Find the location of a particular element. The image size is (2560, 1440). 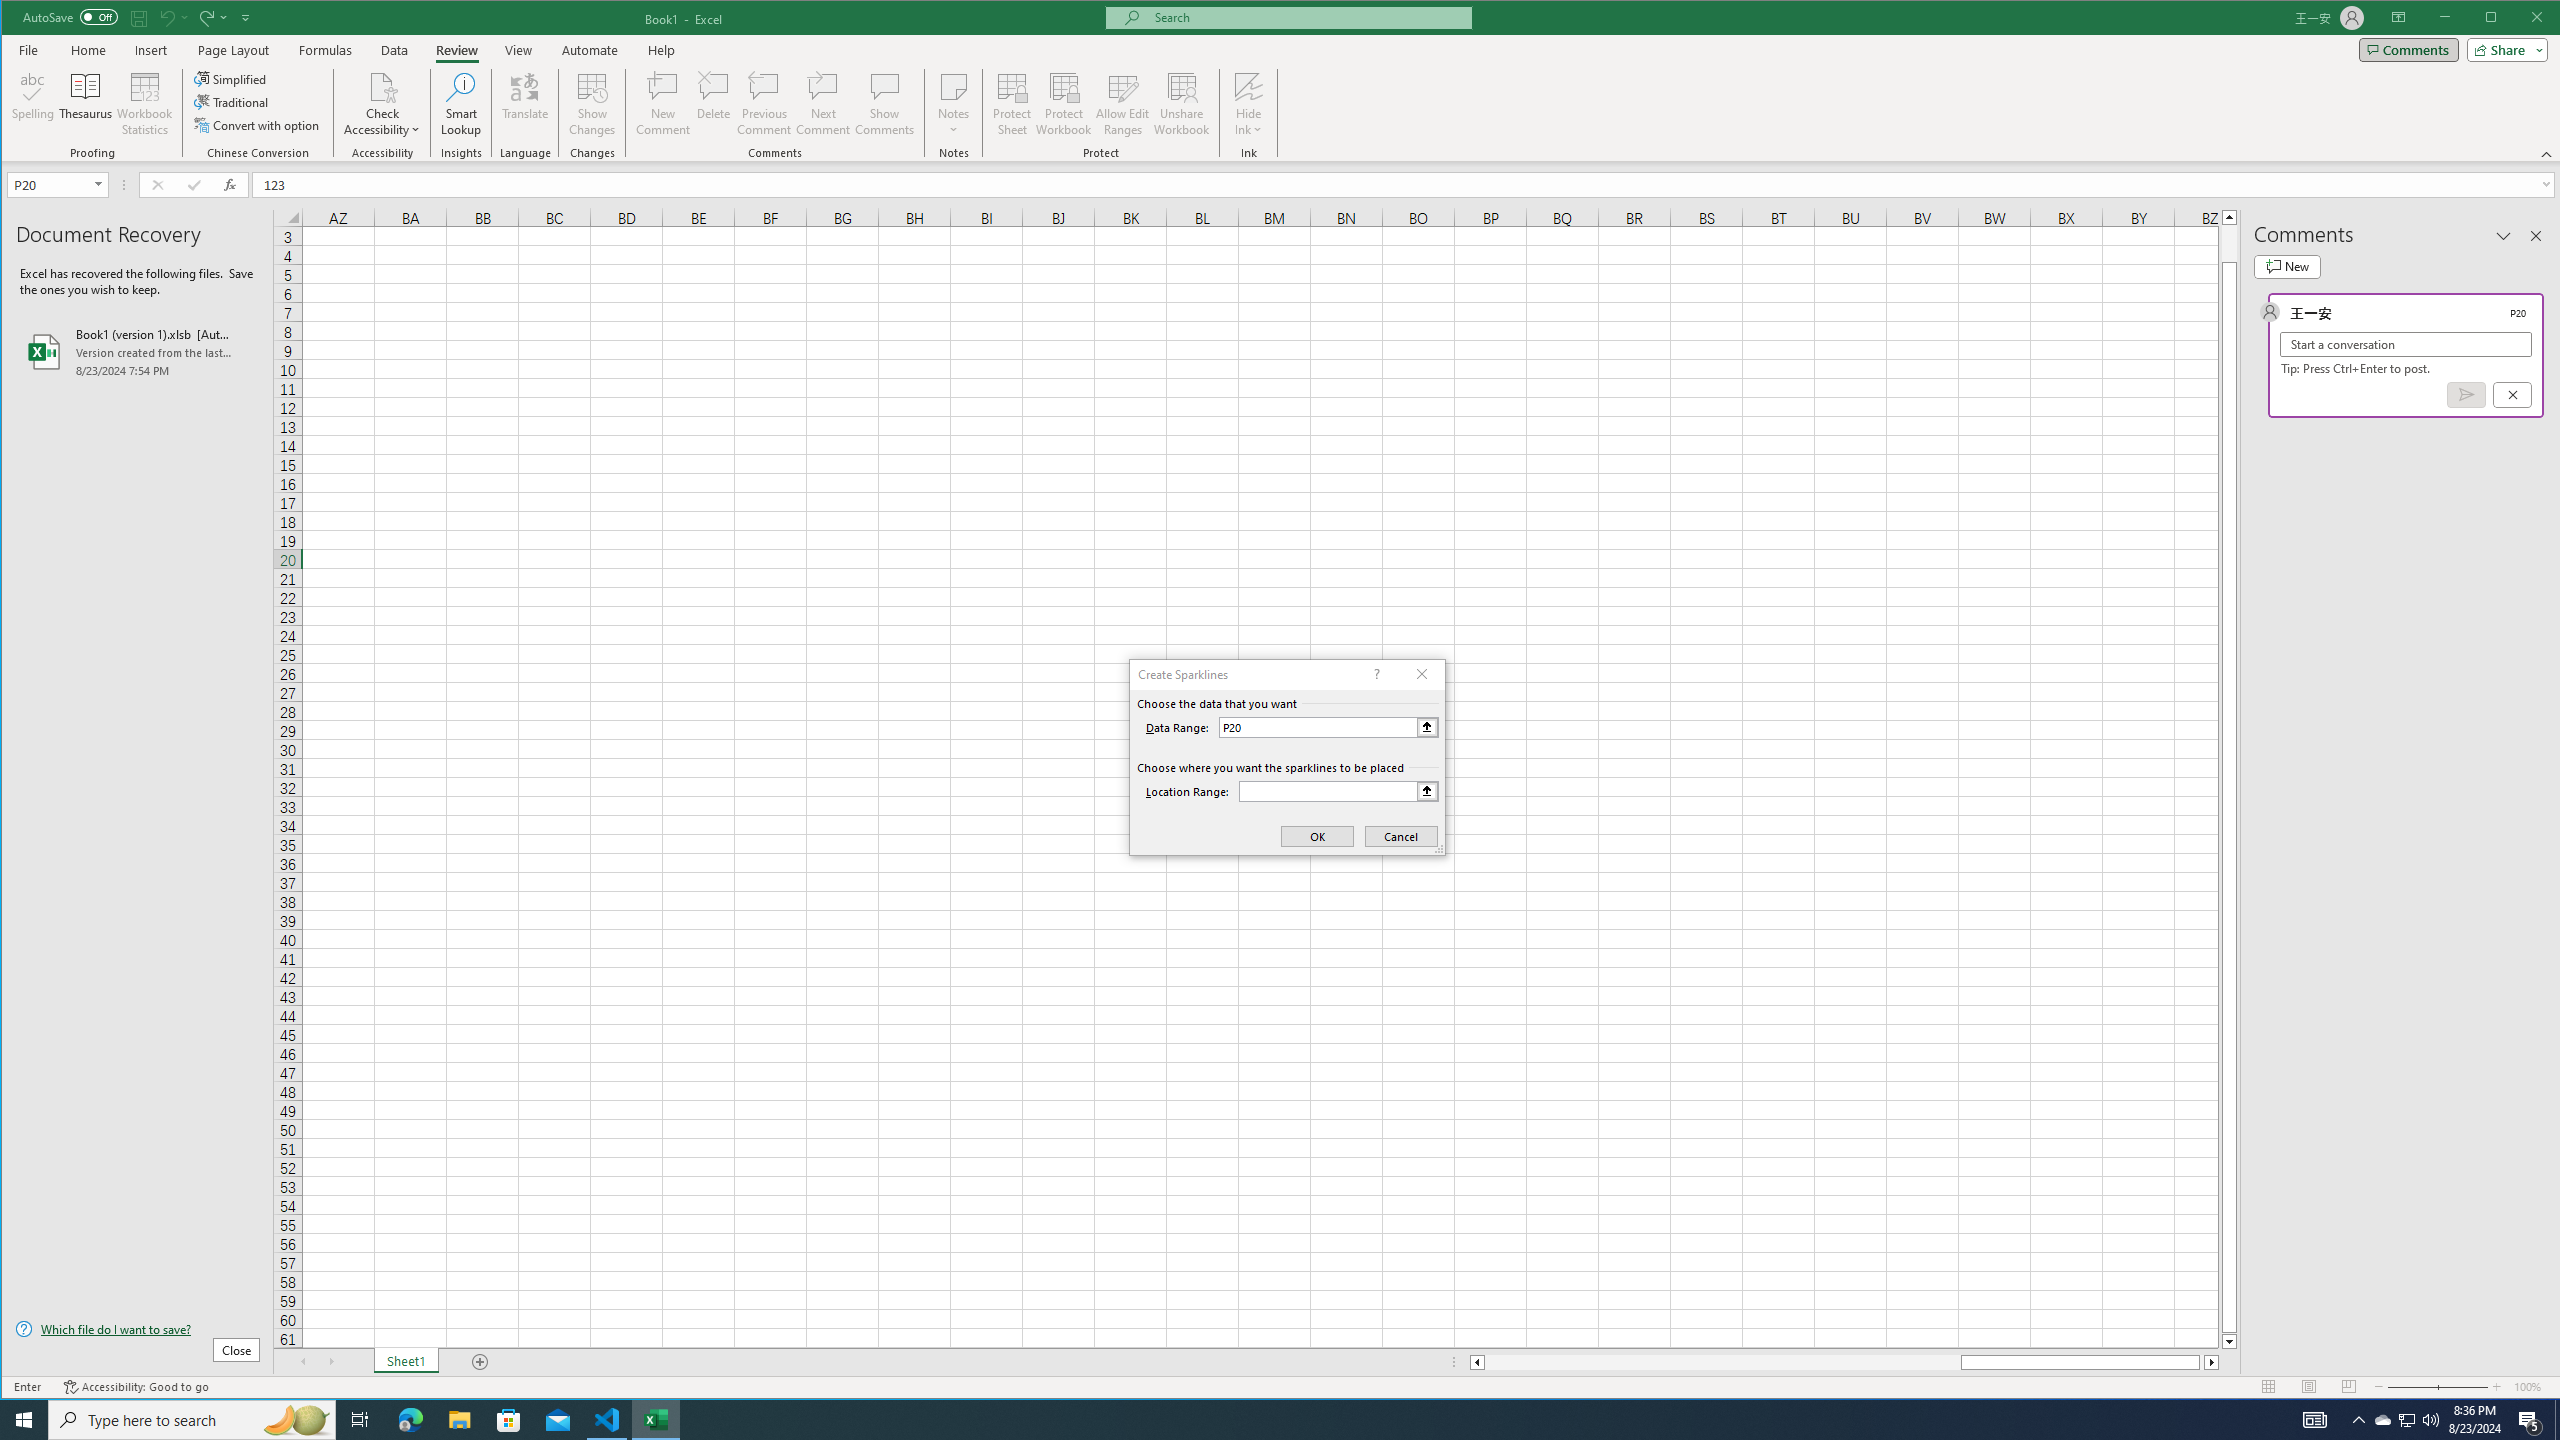

'Delete' is located at coordinates (713, 103).